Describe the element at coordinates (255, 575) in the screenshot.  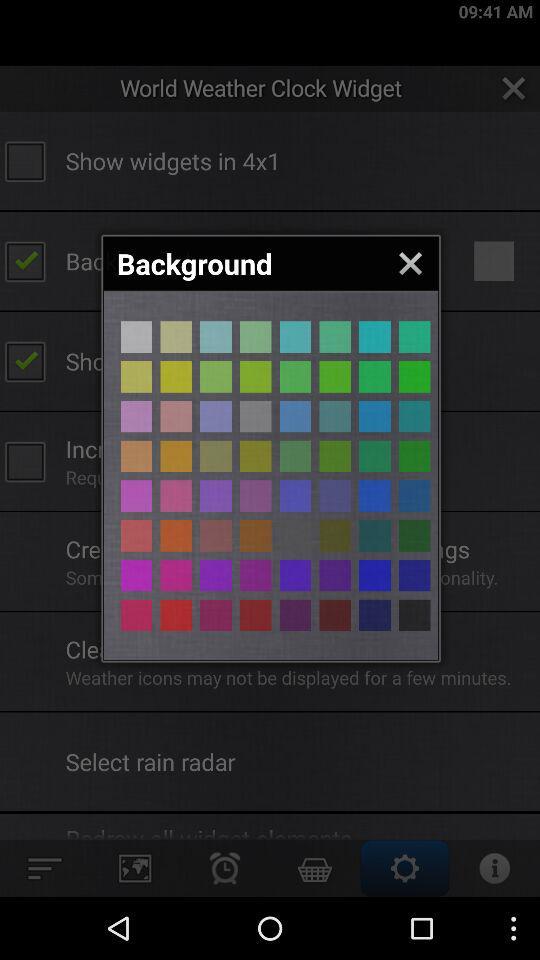
I see `different color page` at that location.